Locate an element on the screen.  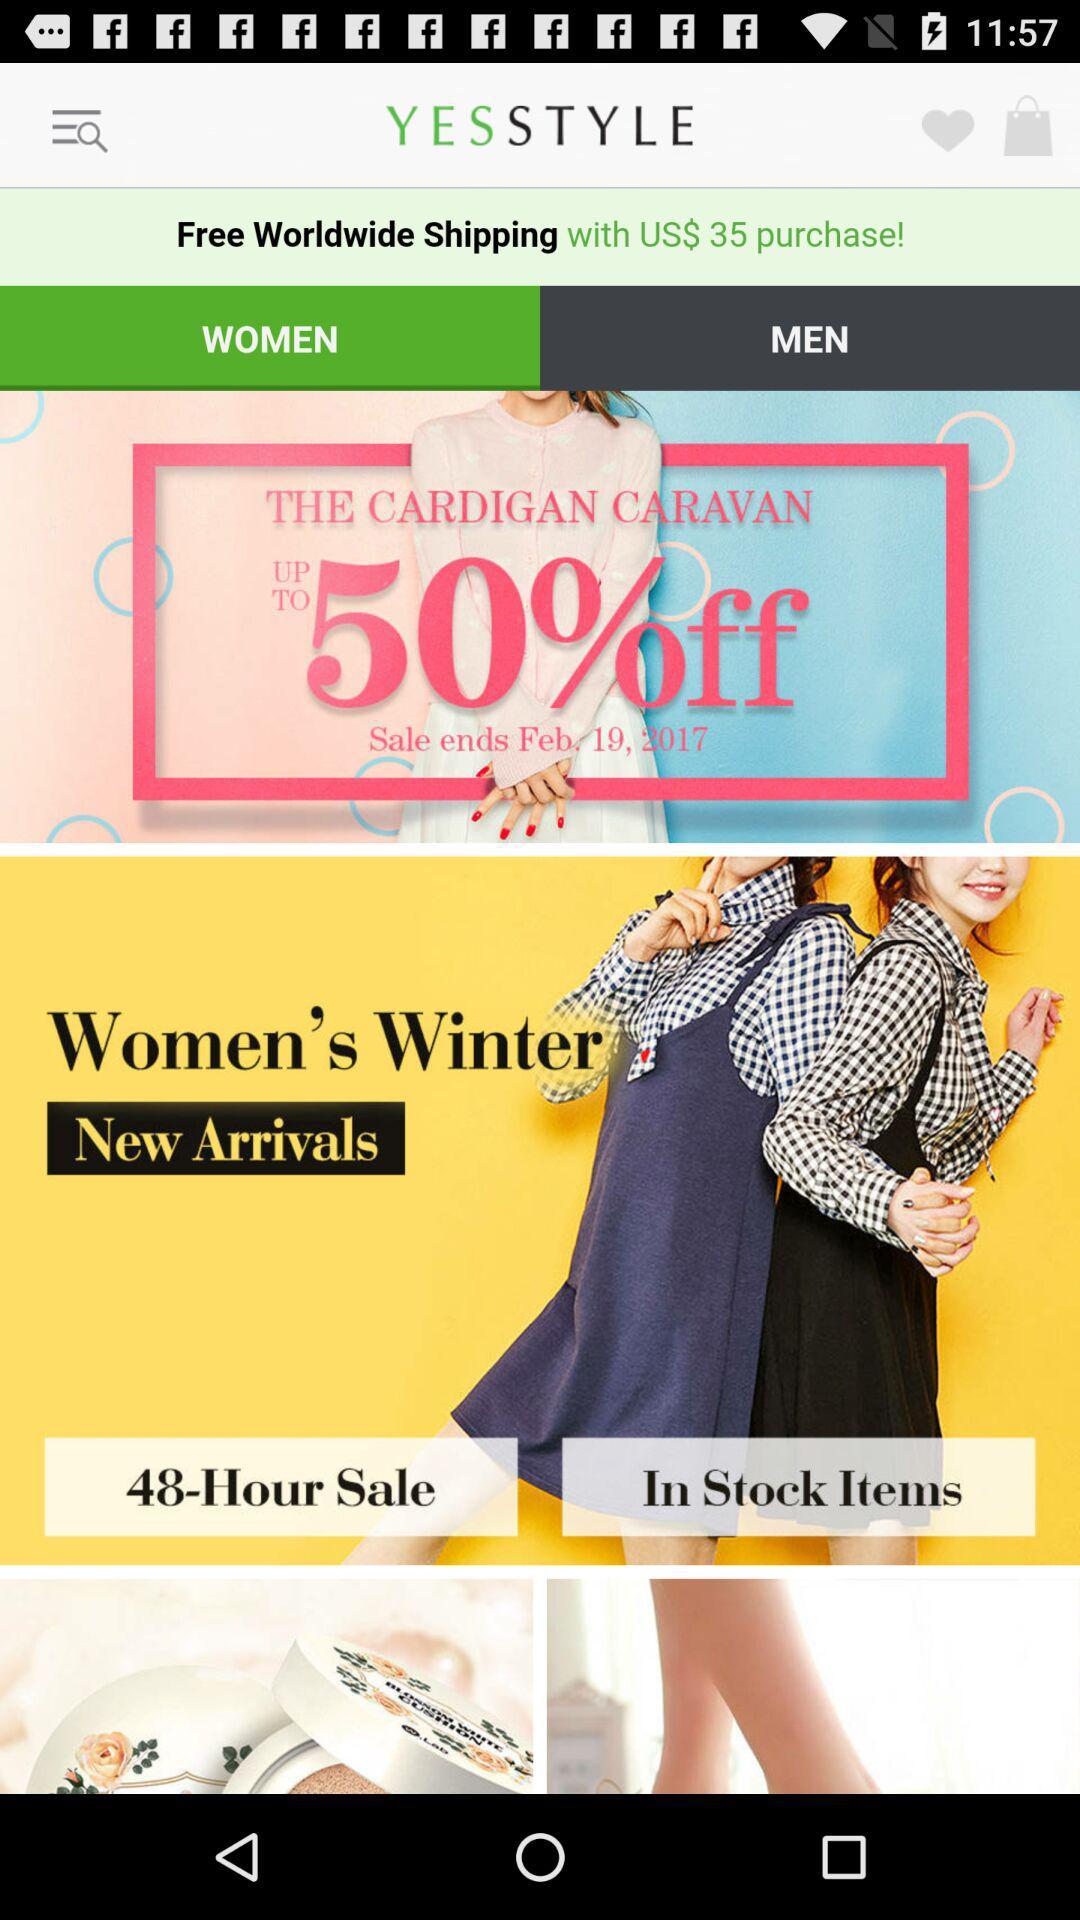
advertisement is located at coordinates (265, 1685).